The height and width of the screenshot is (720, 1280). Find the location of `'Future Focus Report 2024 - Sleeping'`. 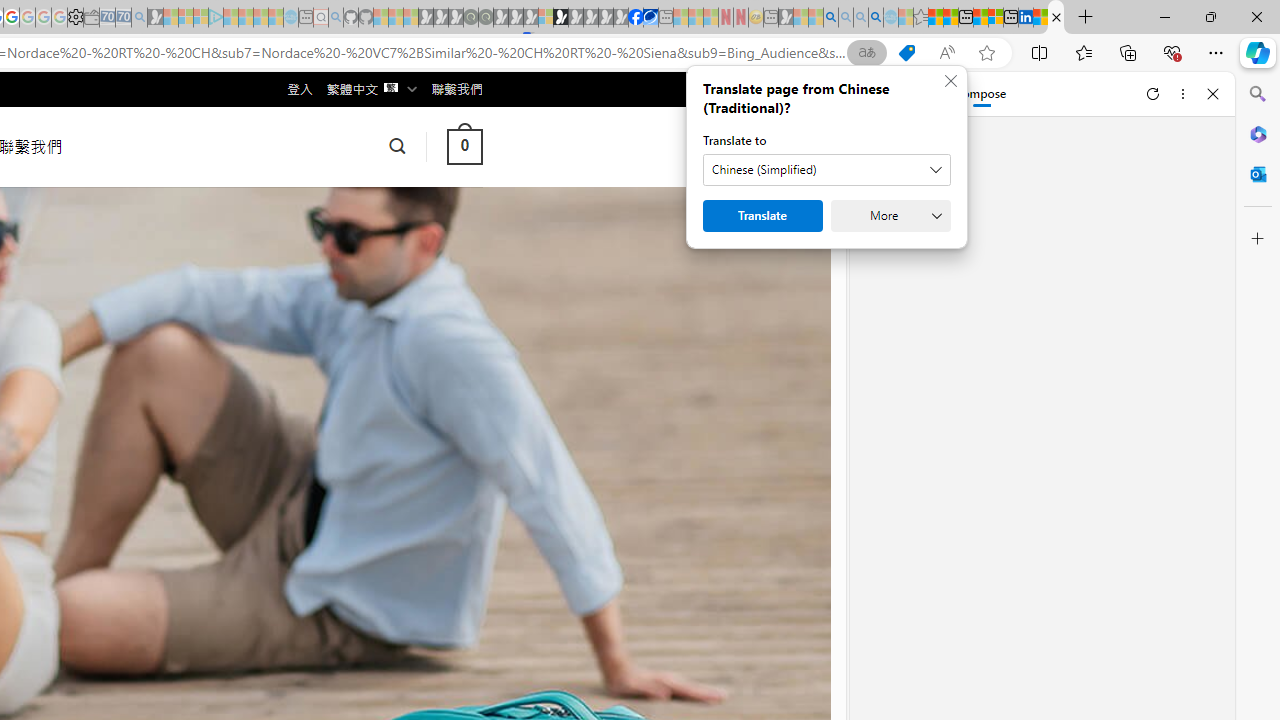

'Future Focus Report 2024 - Sleeping' is located at coordinates (485, 17).